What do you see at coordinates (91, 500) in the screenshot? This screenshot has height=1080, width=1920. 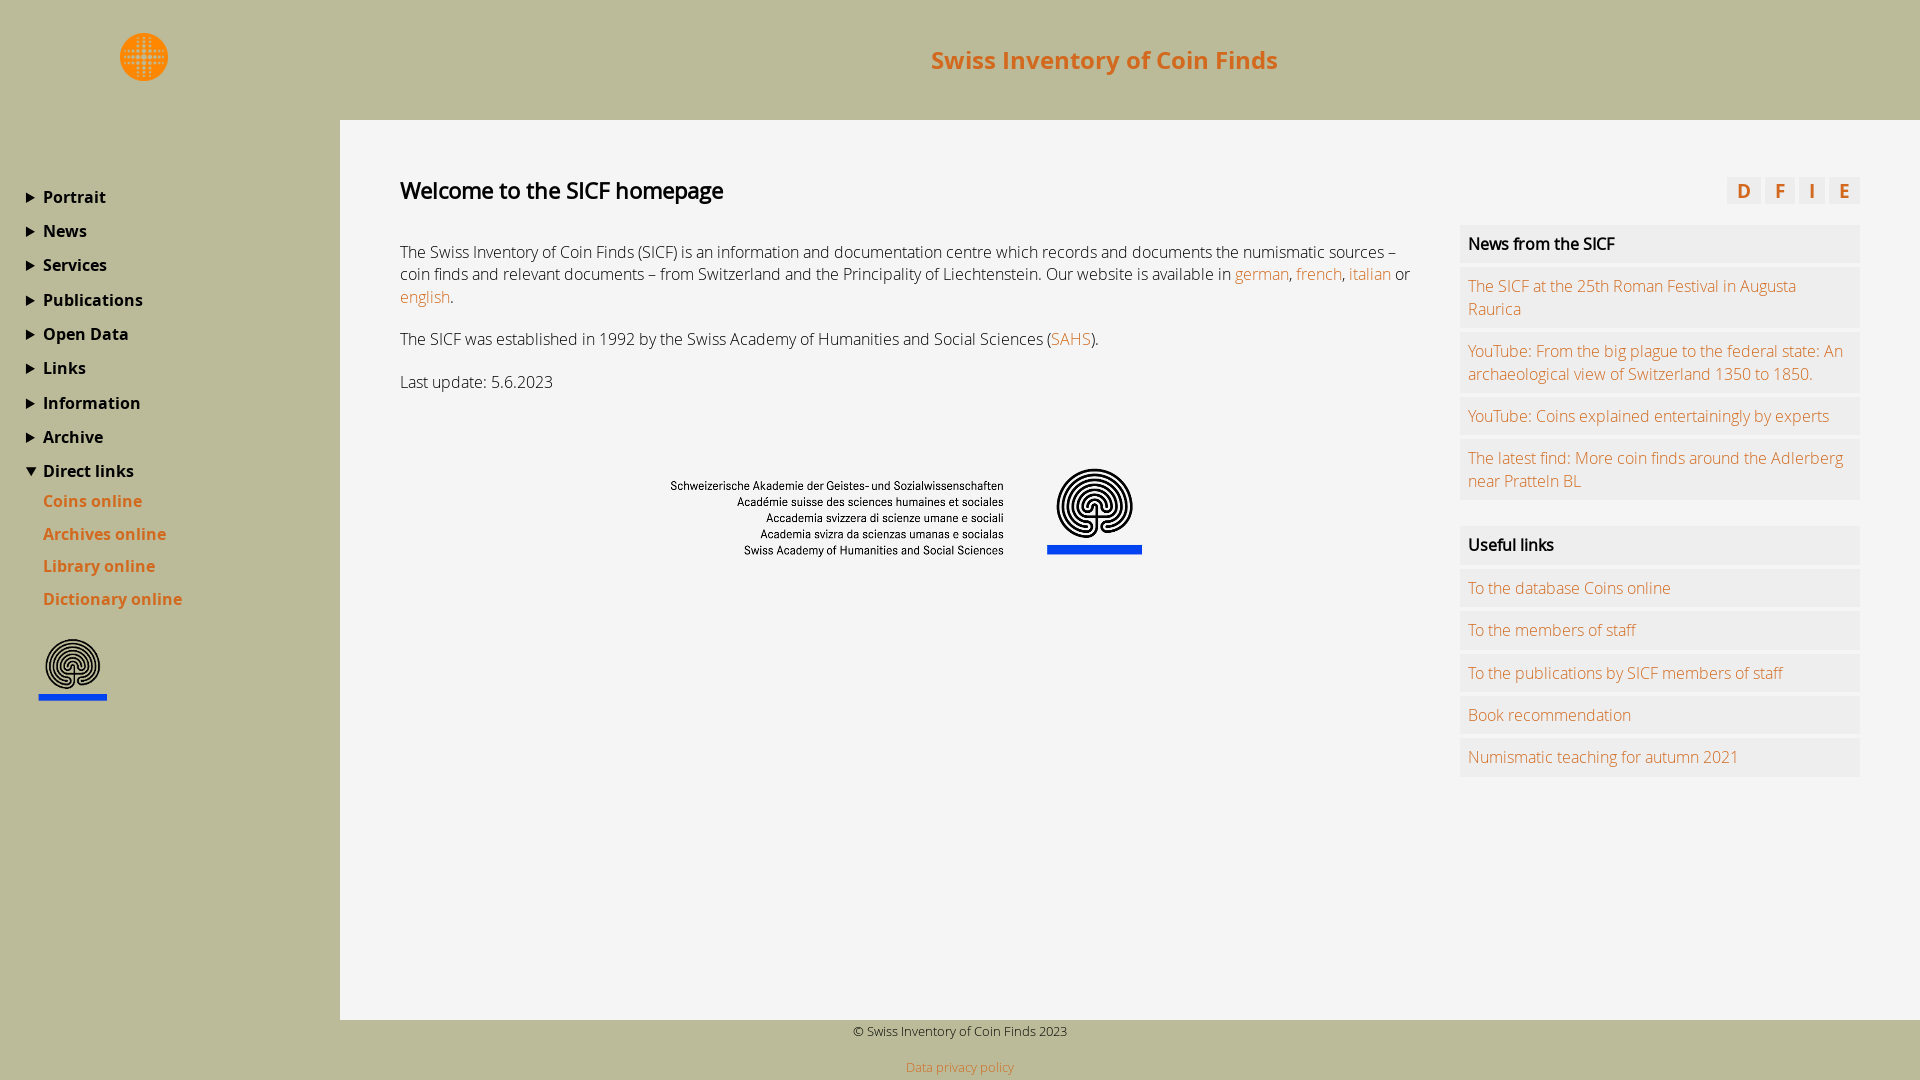 I see `'Coins online'` at bounding box center [91, 500].